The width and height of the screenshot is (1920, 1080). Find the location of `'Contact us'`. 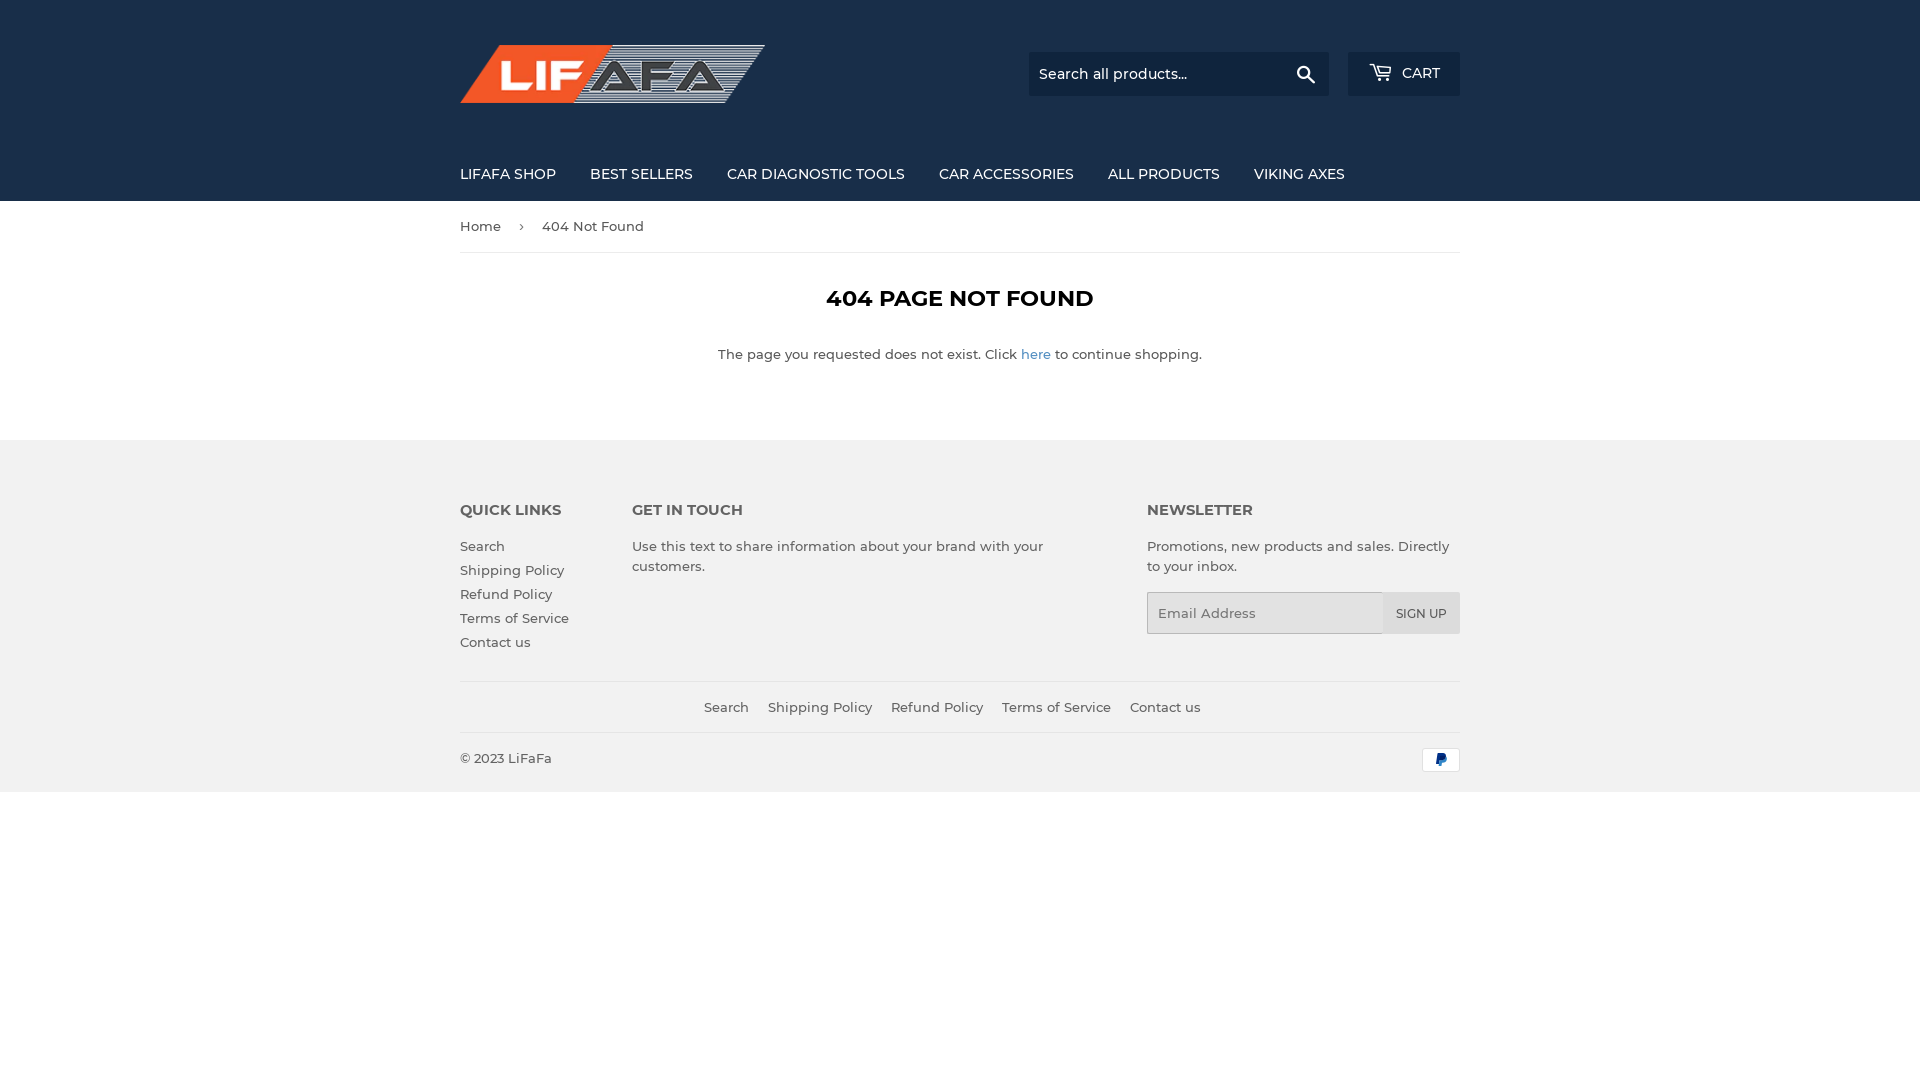

'Contact us' is located at coordinates (1165, 704).